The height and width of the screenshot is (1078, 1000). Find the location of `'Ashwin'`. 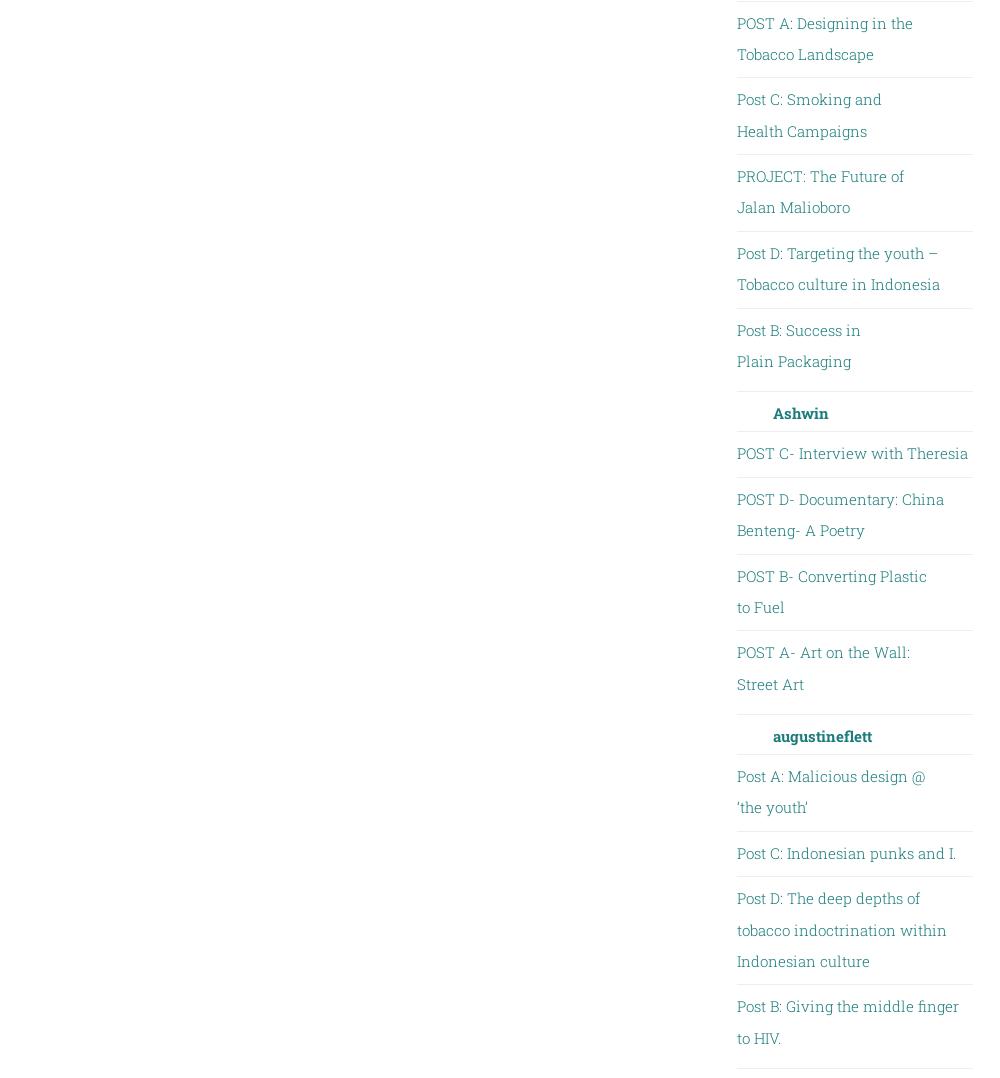

'Ashwin' is located at coordinates (800, 411).